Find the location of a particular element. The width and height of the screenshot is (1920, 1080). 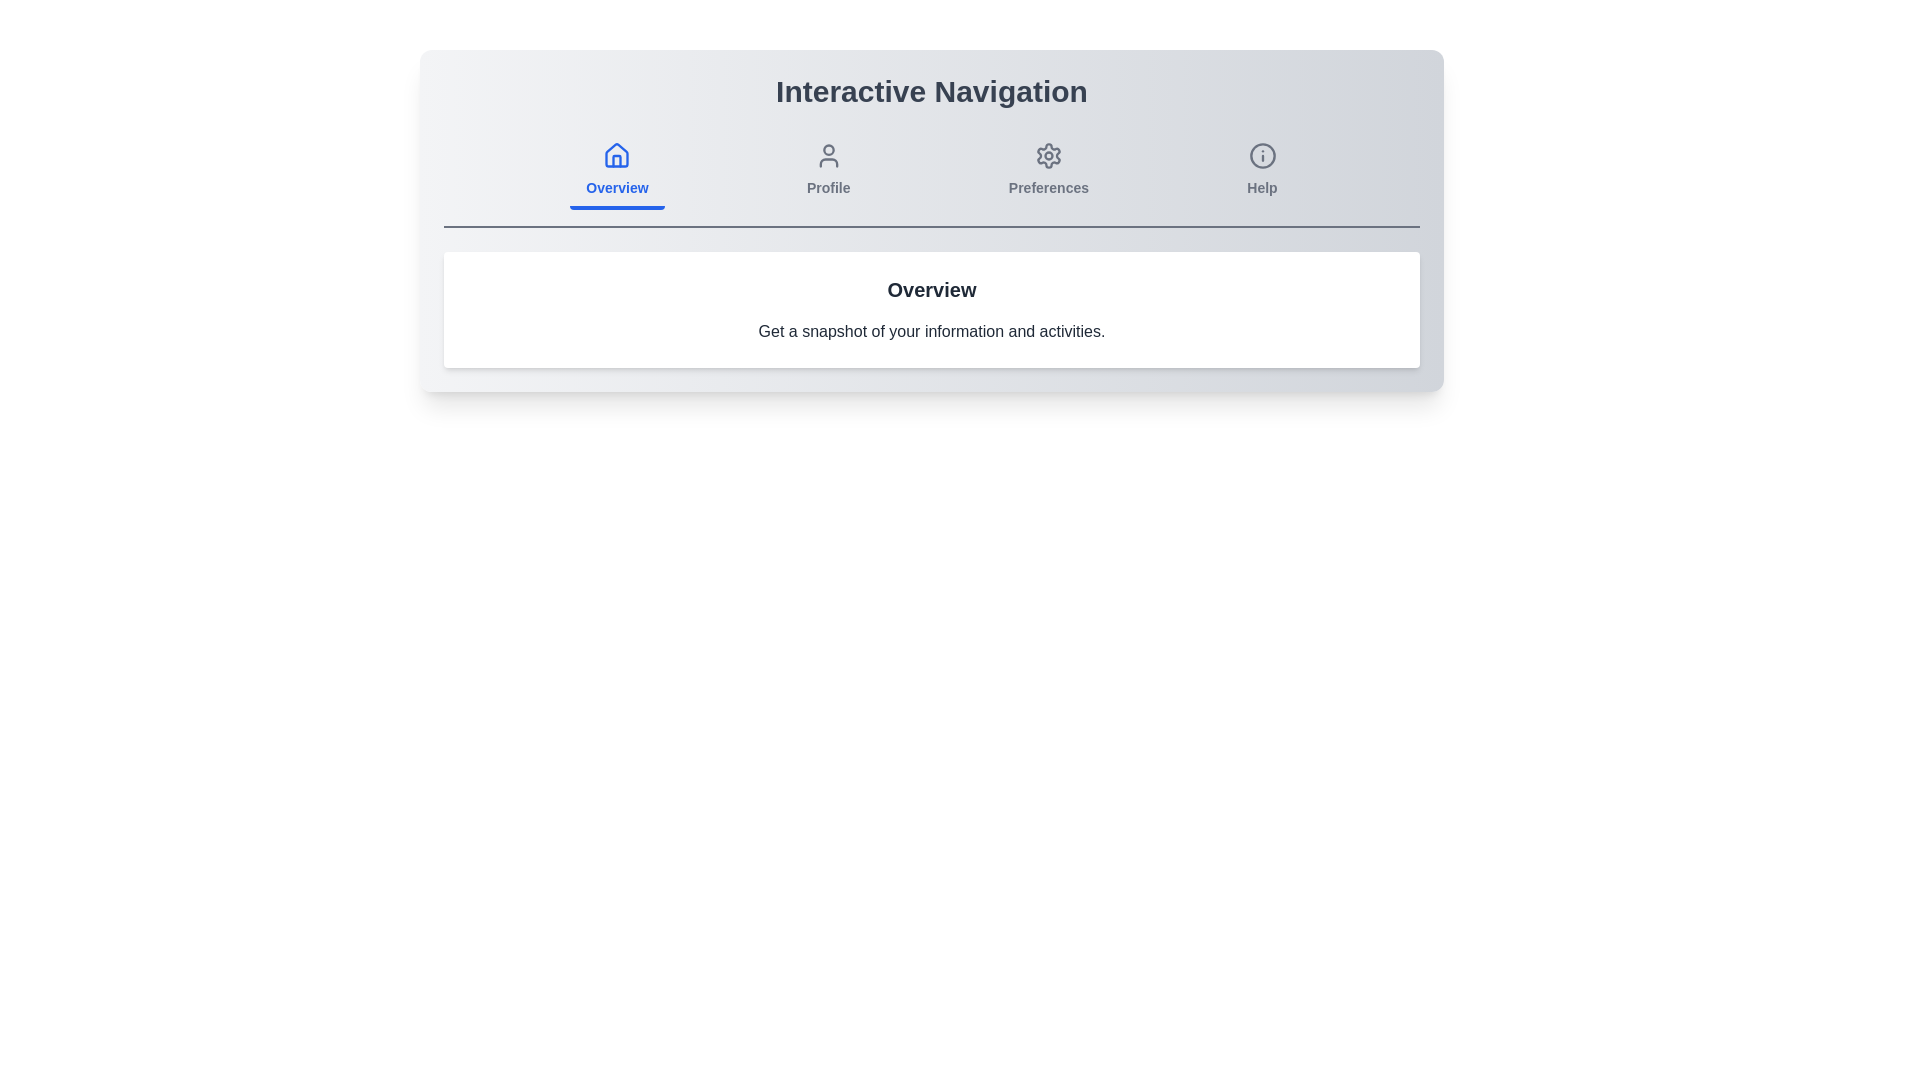

the tab labeled Help is located at coordinates (1261, 171).